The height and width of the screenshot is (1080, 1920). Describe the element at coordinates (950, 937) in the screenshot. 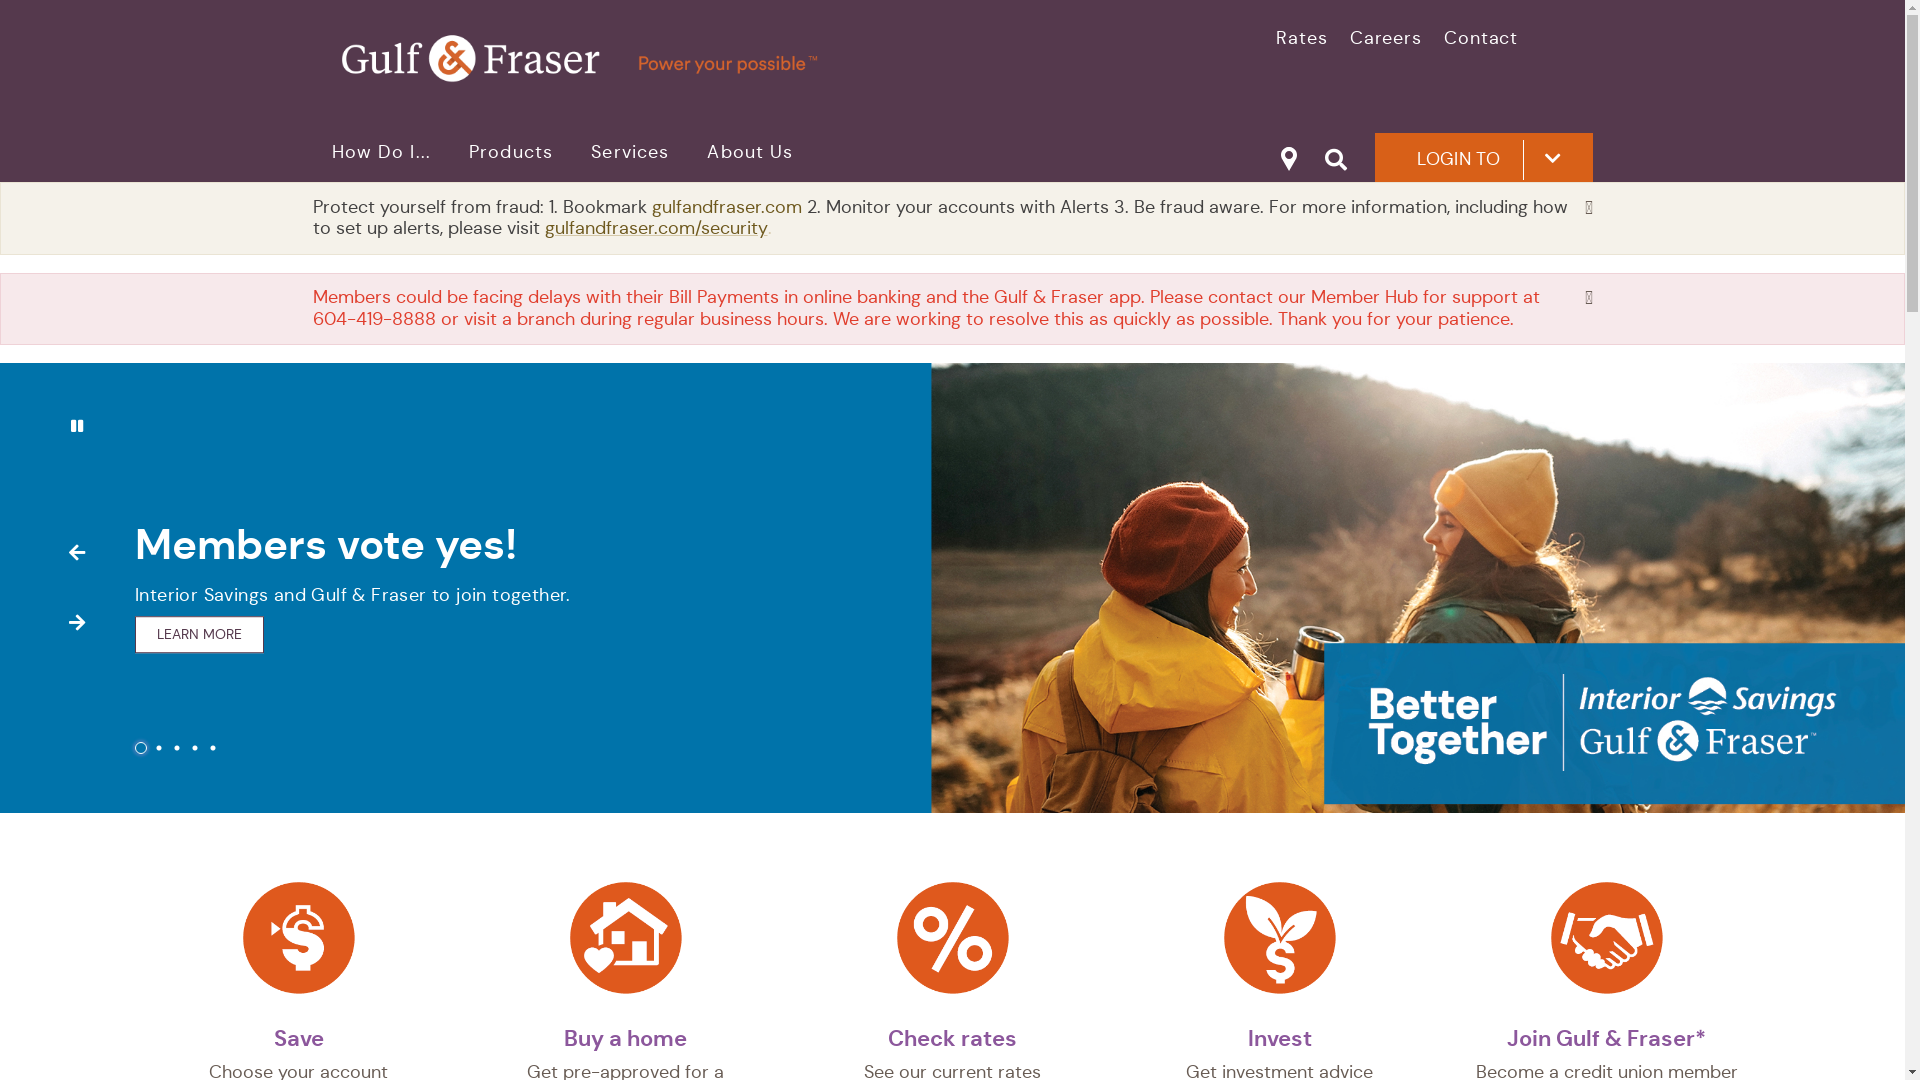

I see `'Percent2.svg'` at that location.